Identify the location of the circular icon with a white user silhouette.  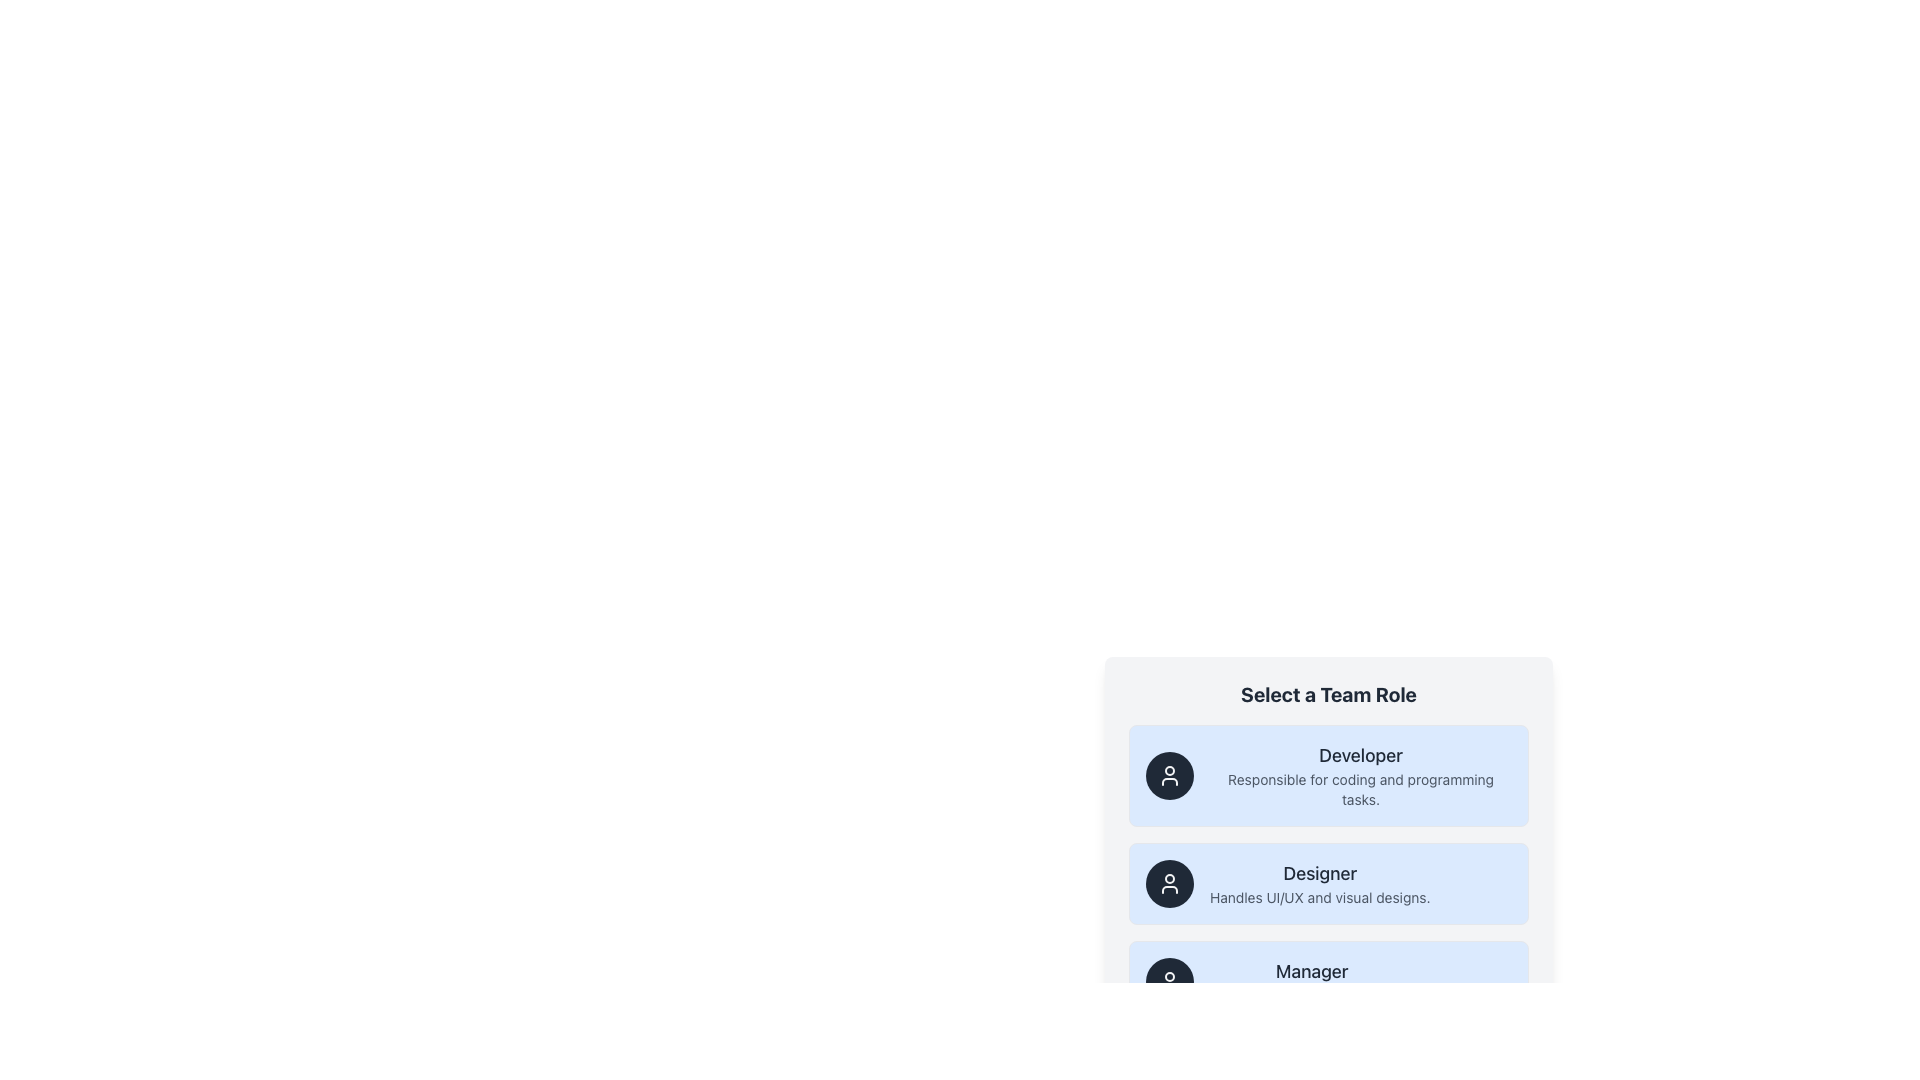
(1170, 882).